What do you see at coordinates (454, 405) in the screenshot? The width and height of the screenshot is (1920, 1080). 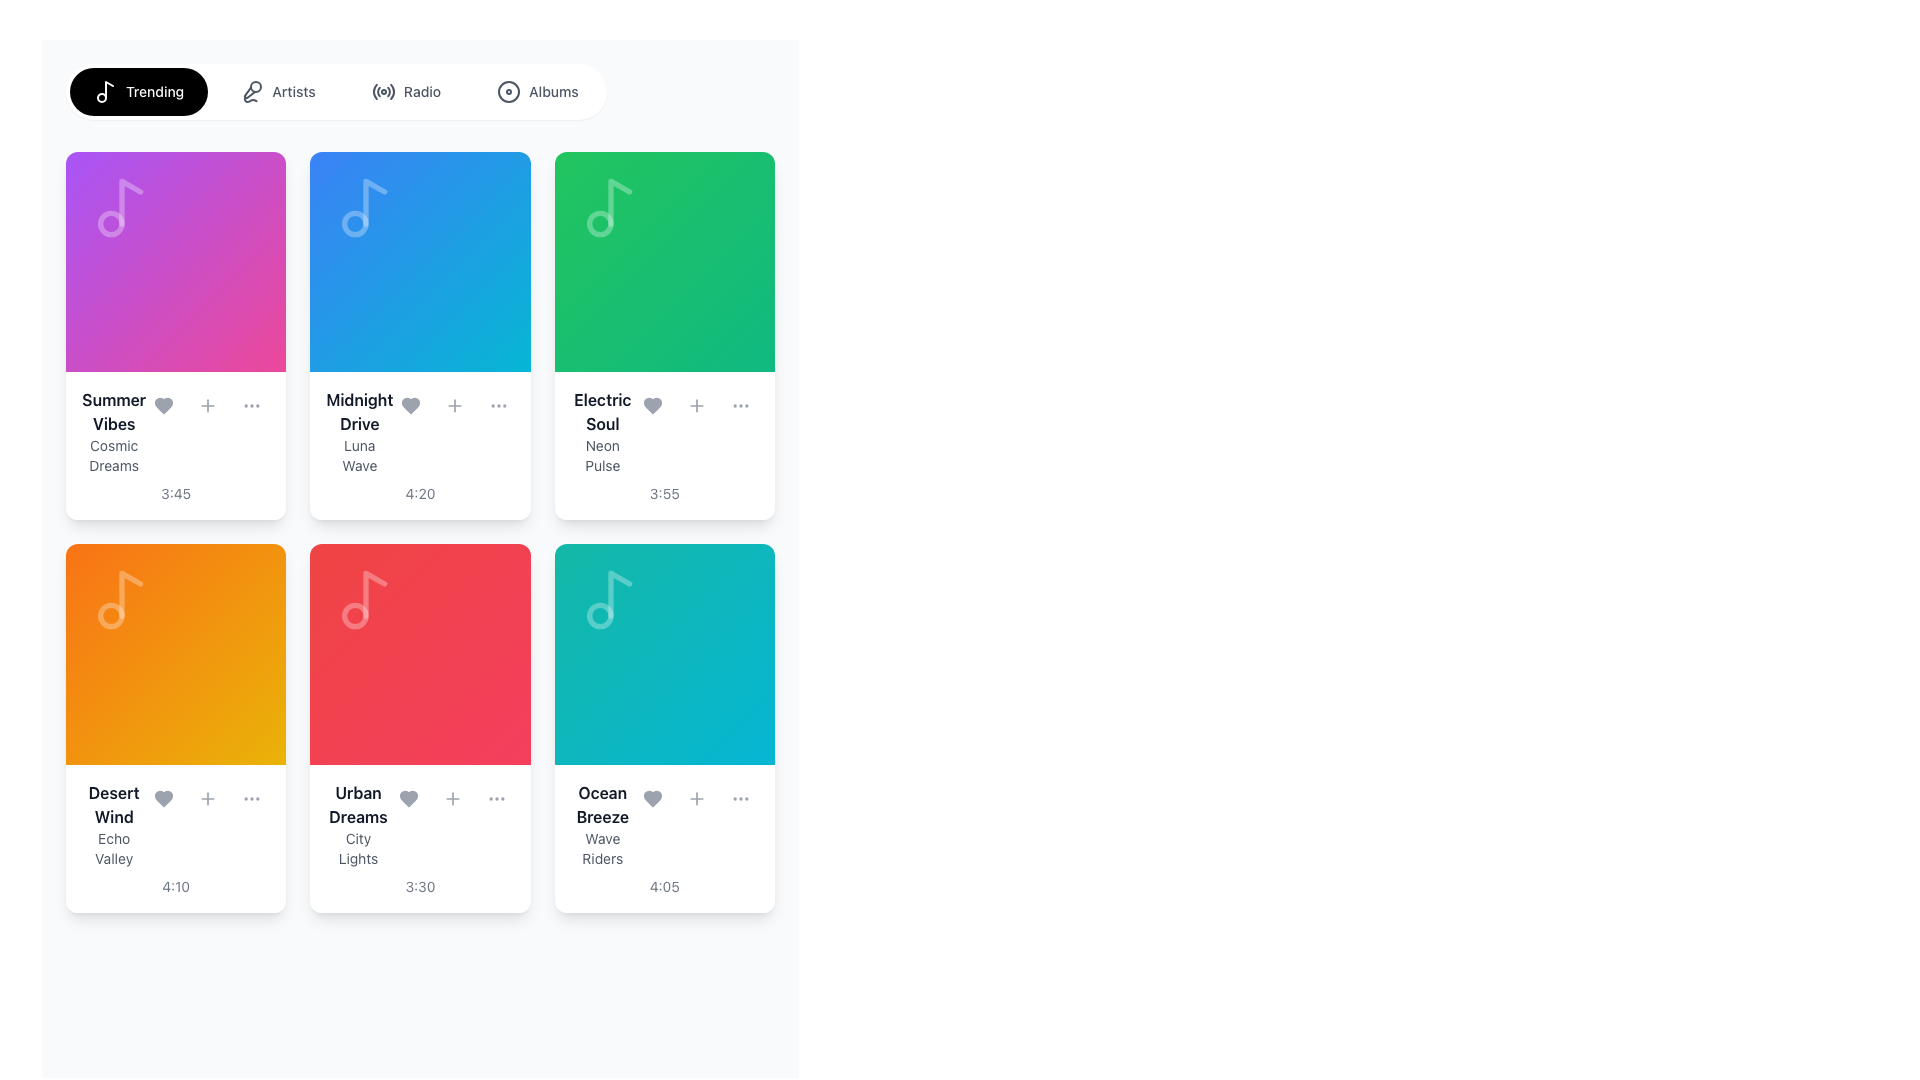 I see `the button` at bounding box center [454, 405].